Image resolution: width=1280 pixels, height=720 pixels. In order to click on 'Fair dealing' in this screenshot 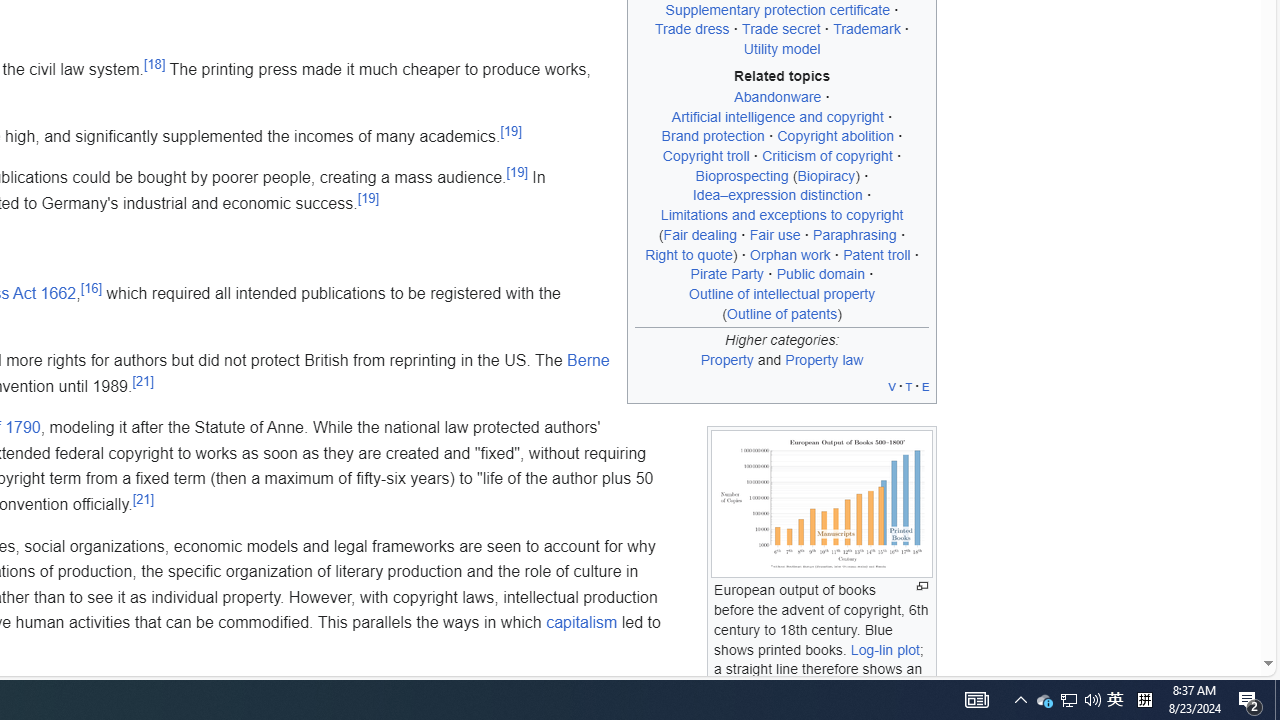, I will do `click(700, 233)`.